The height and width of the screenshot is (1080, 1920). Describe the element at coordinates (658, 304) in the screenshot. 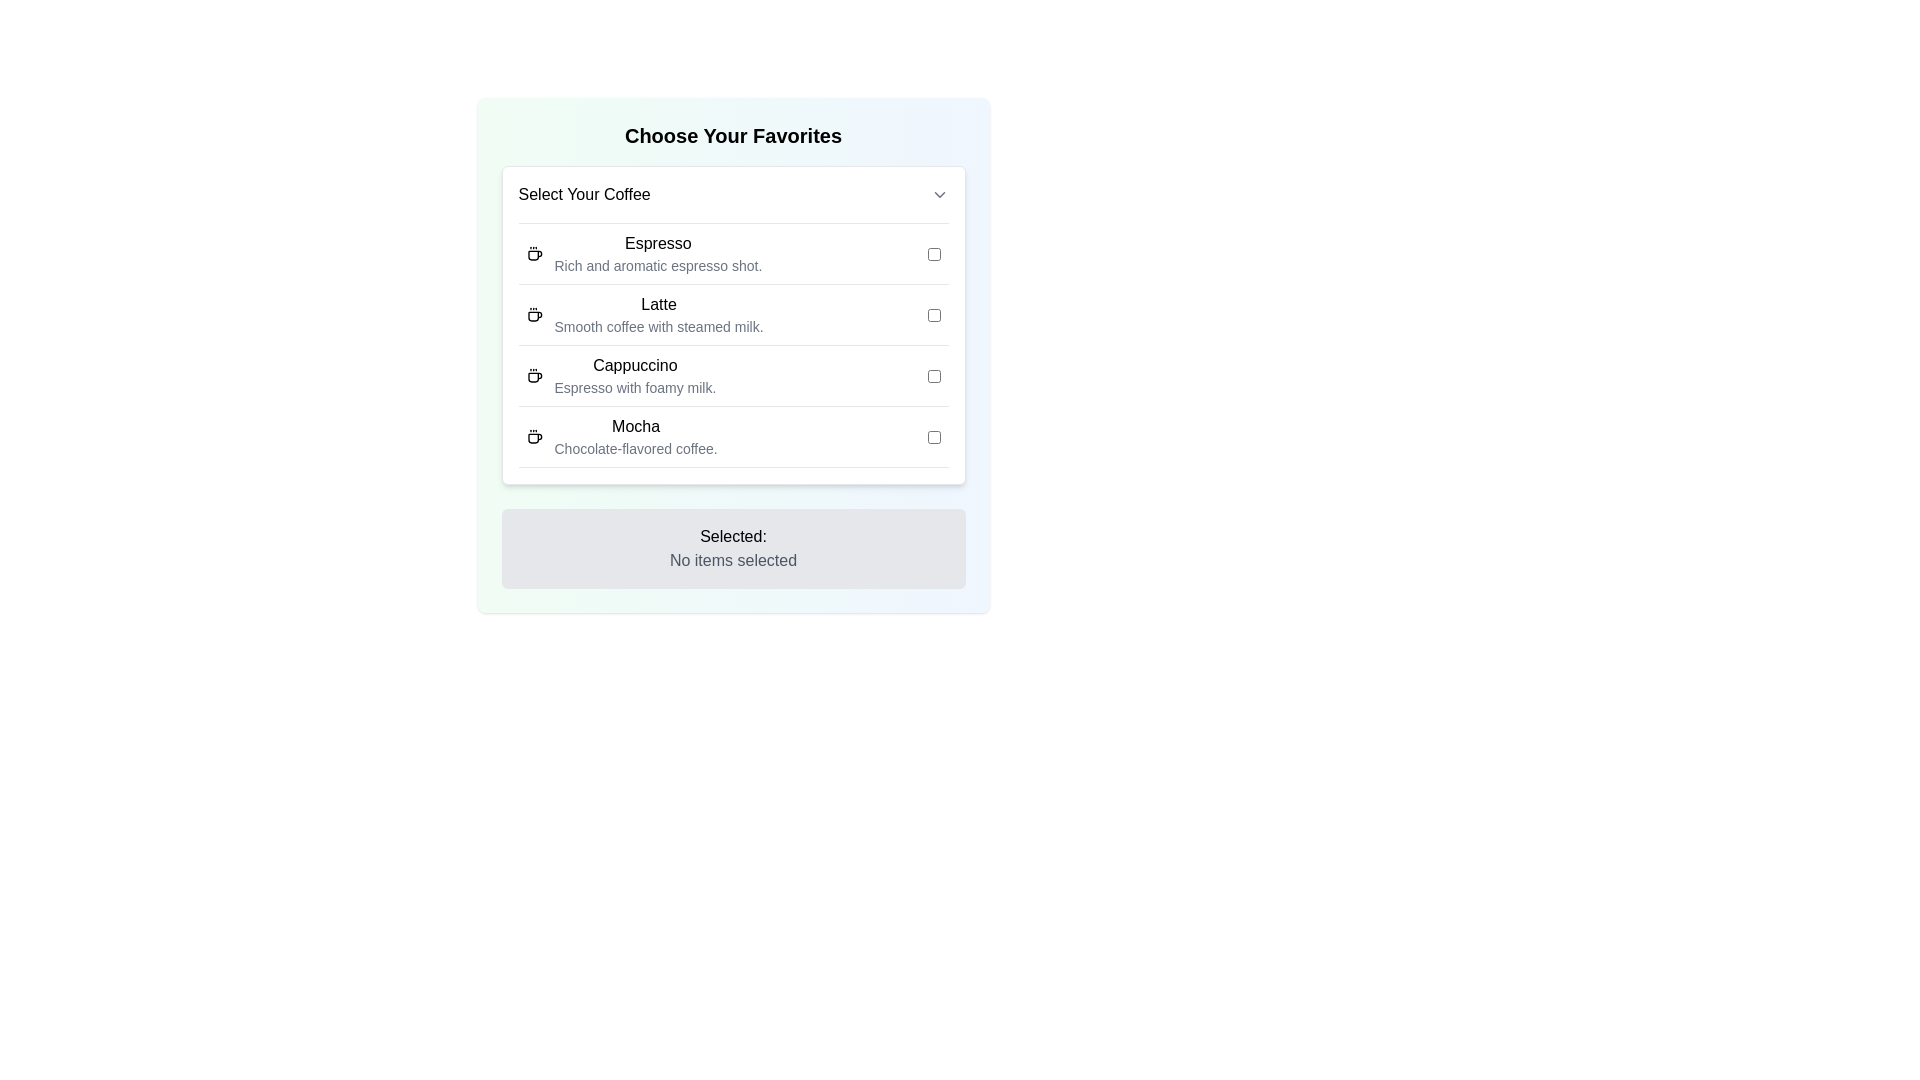

I see `the 'Latte' label in the 'Select Your Coffee' list, which is positioned between 'Espresso' and 'Cappuccino'` at that location.